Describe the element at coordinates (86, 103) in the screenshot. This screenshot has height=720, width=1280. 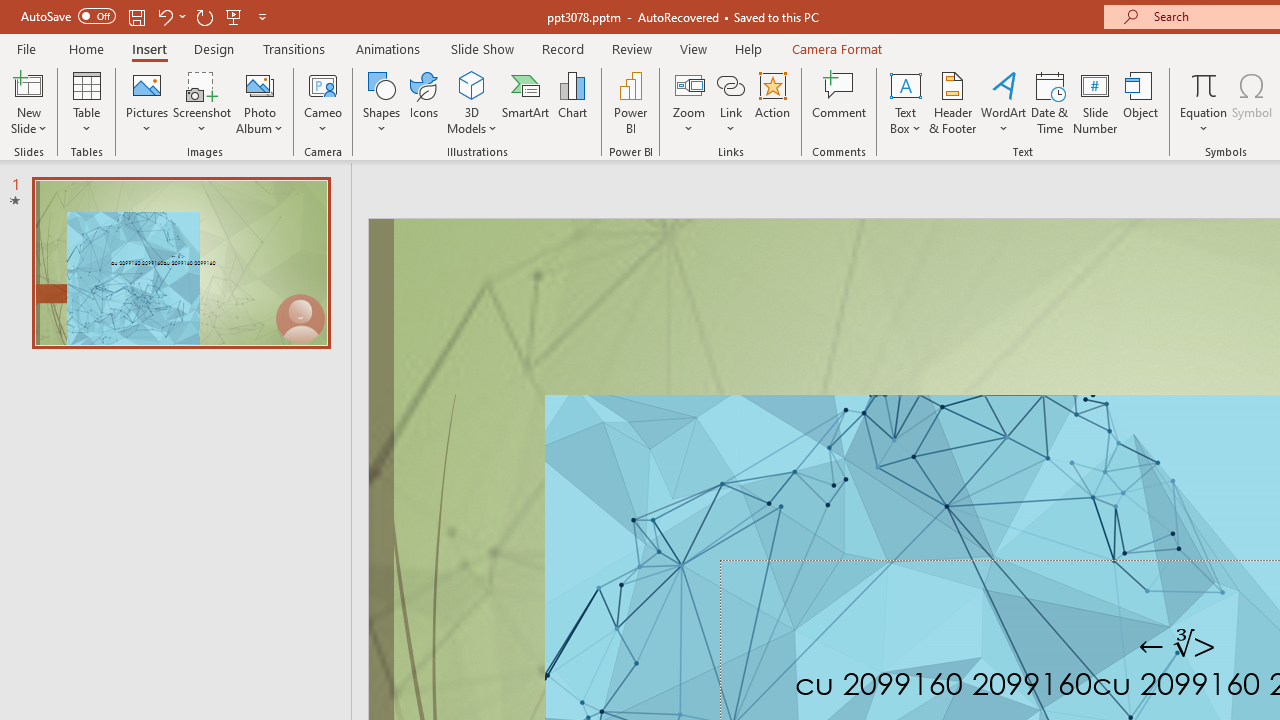
I see `'Table'` at that location.